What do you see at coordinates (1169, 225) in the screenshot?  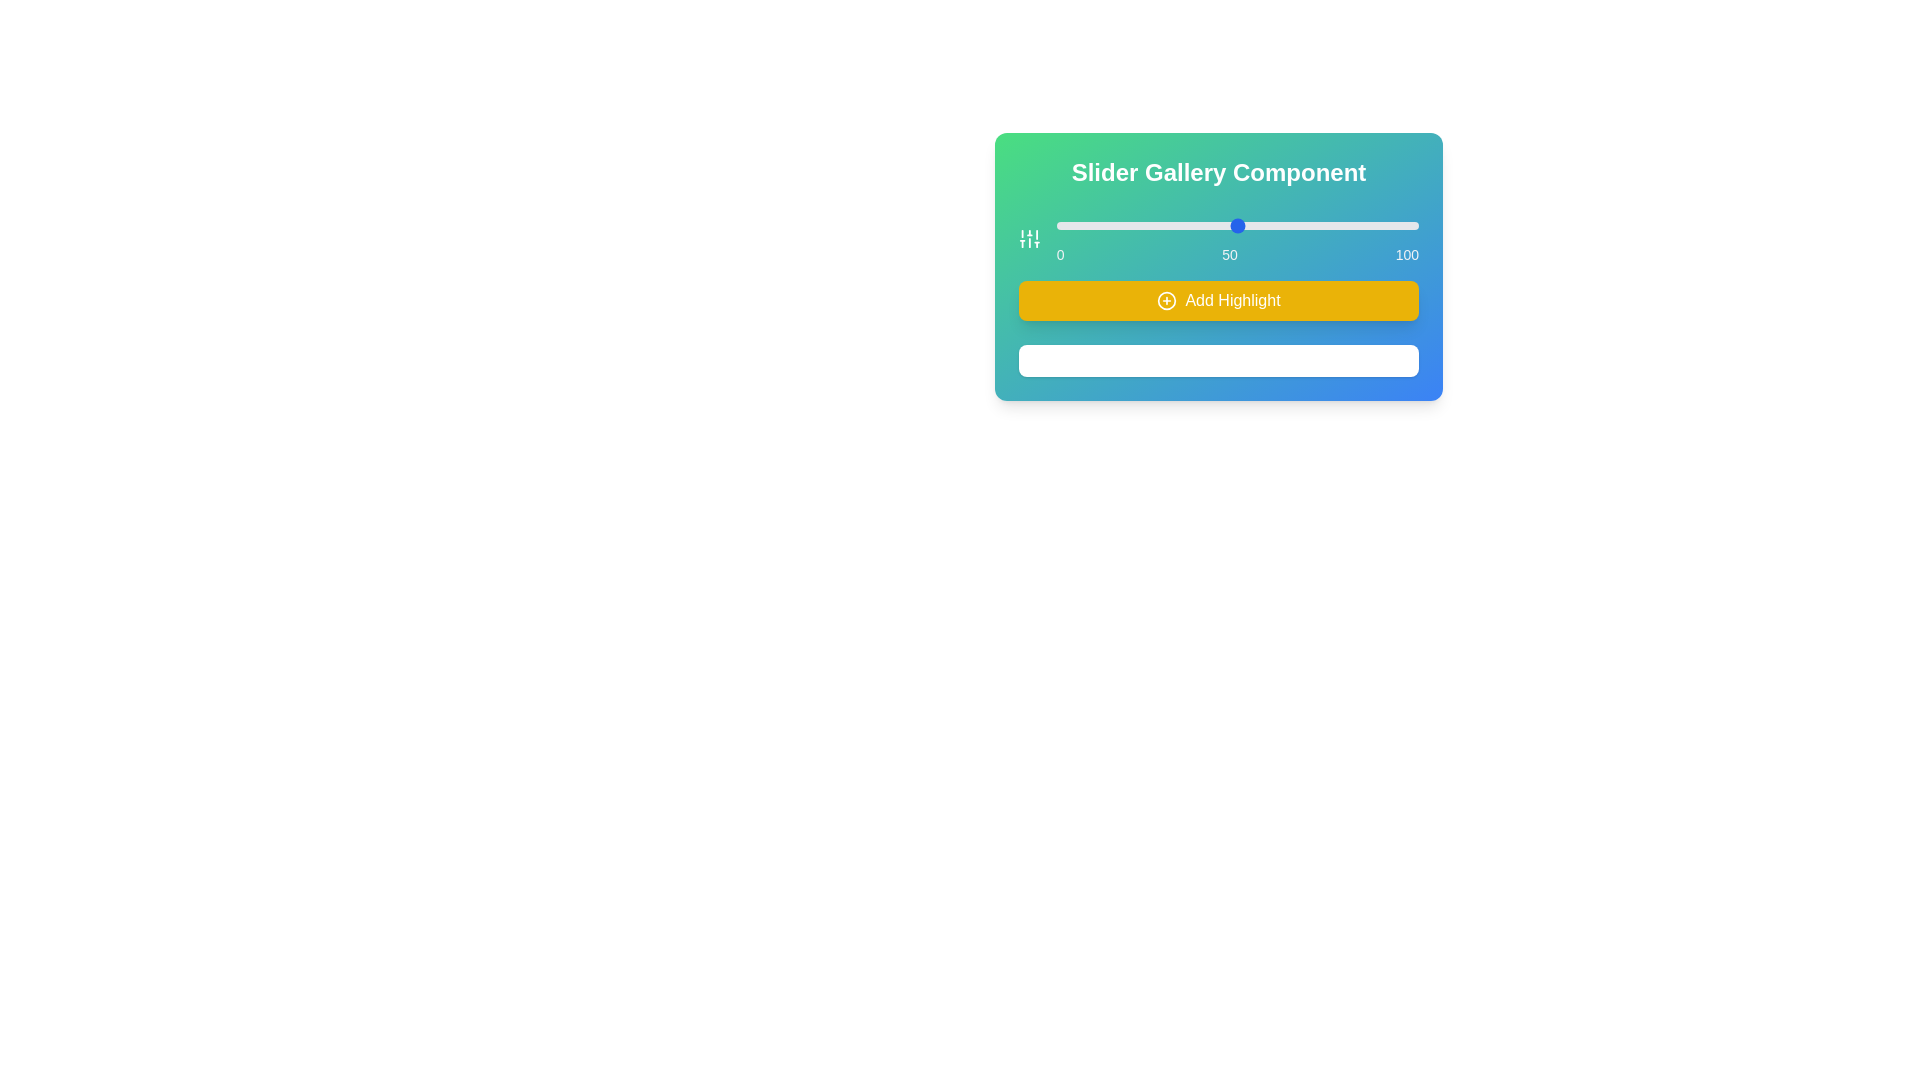 I see `the slider value` at bounding box center [1169, 225].